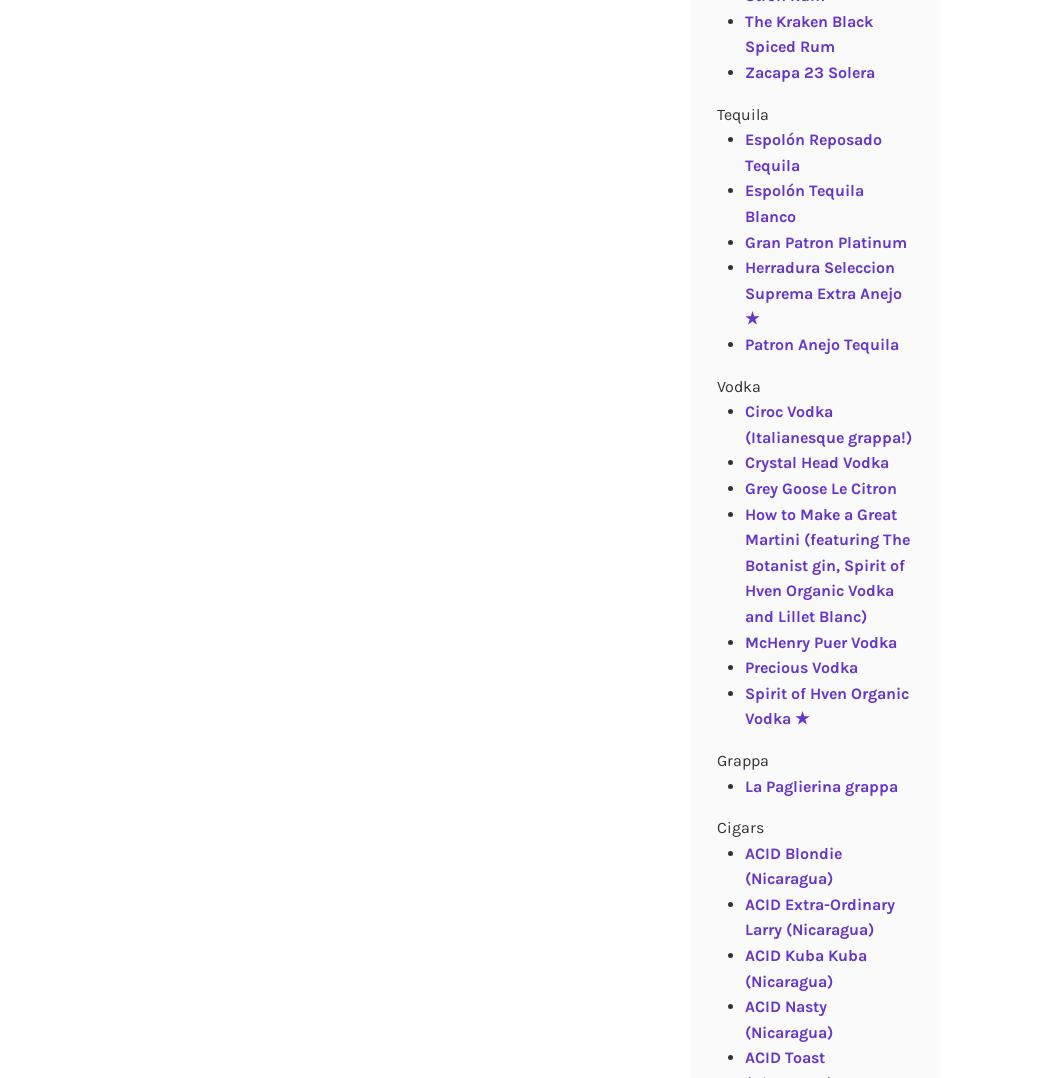 The image size is (1050, 1078). Describe the element at coordinates (743, 864) in the screenshot. I see `'ACID Blondie (Nicaragua)'` at that location.